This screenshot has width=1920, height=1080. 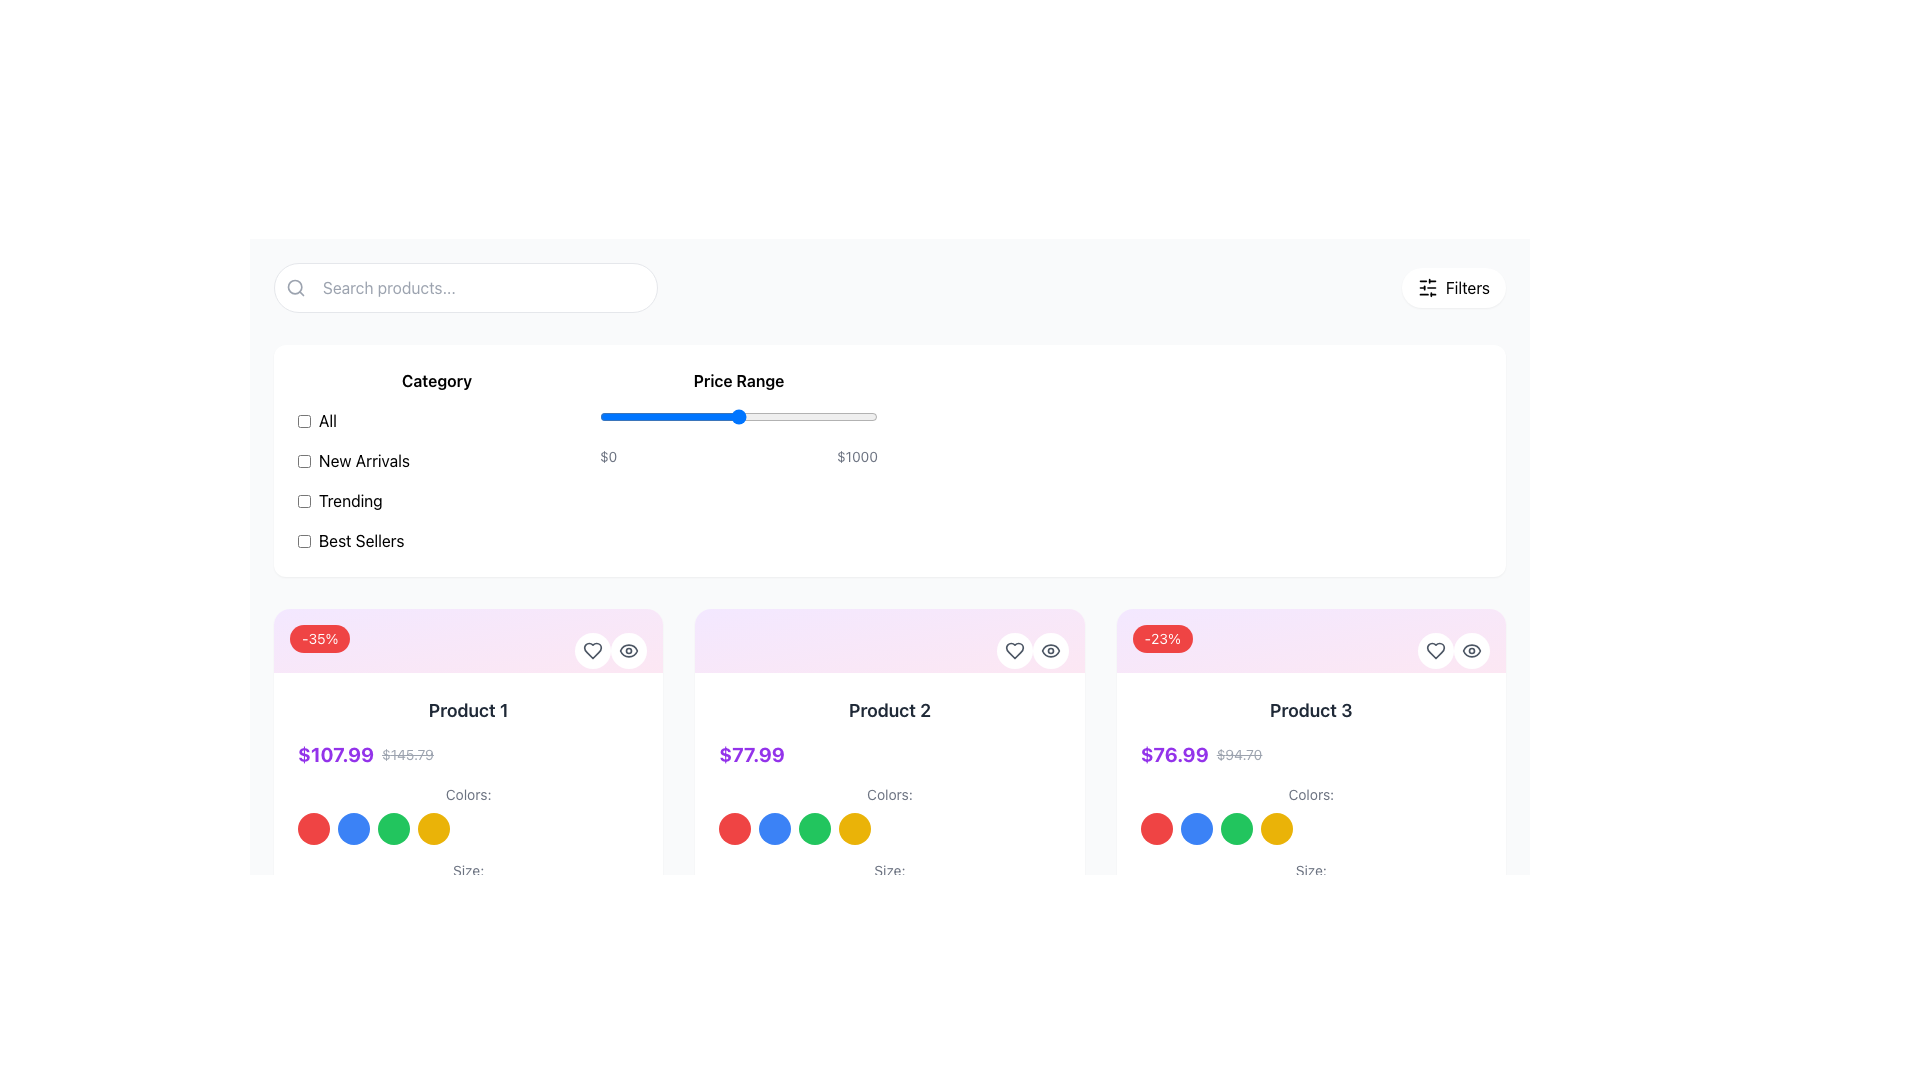 What do you see at coordinates (1311, 709) in the screenshot?
I see `the Text label for 'Product 3', which is positioned at the top of the product card, beneath the discount badge and above the price information` at bounding box center [1311, 709].